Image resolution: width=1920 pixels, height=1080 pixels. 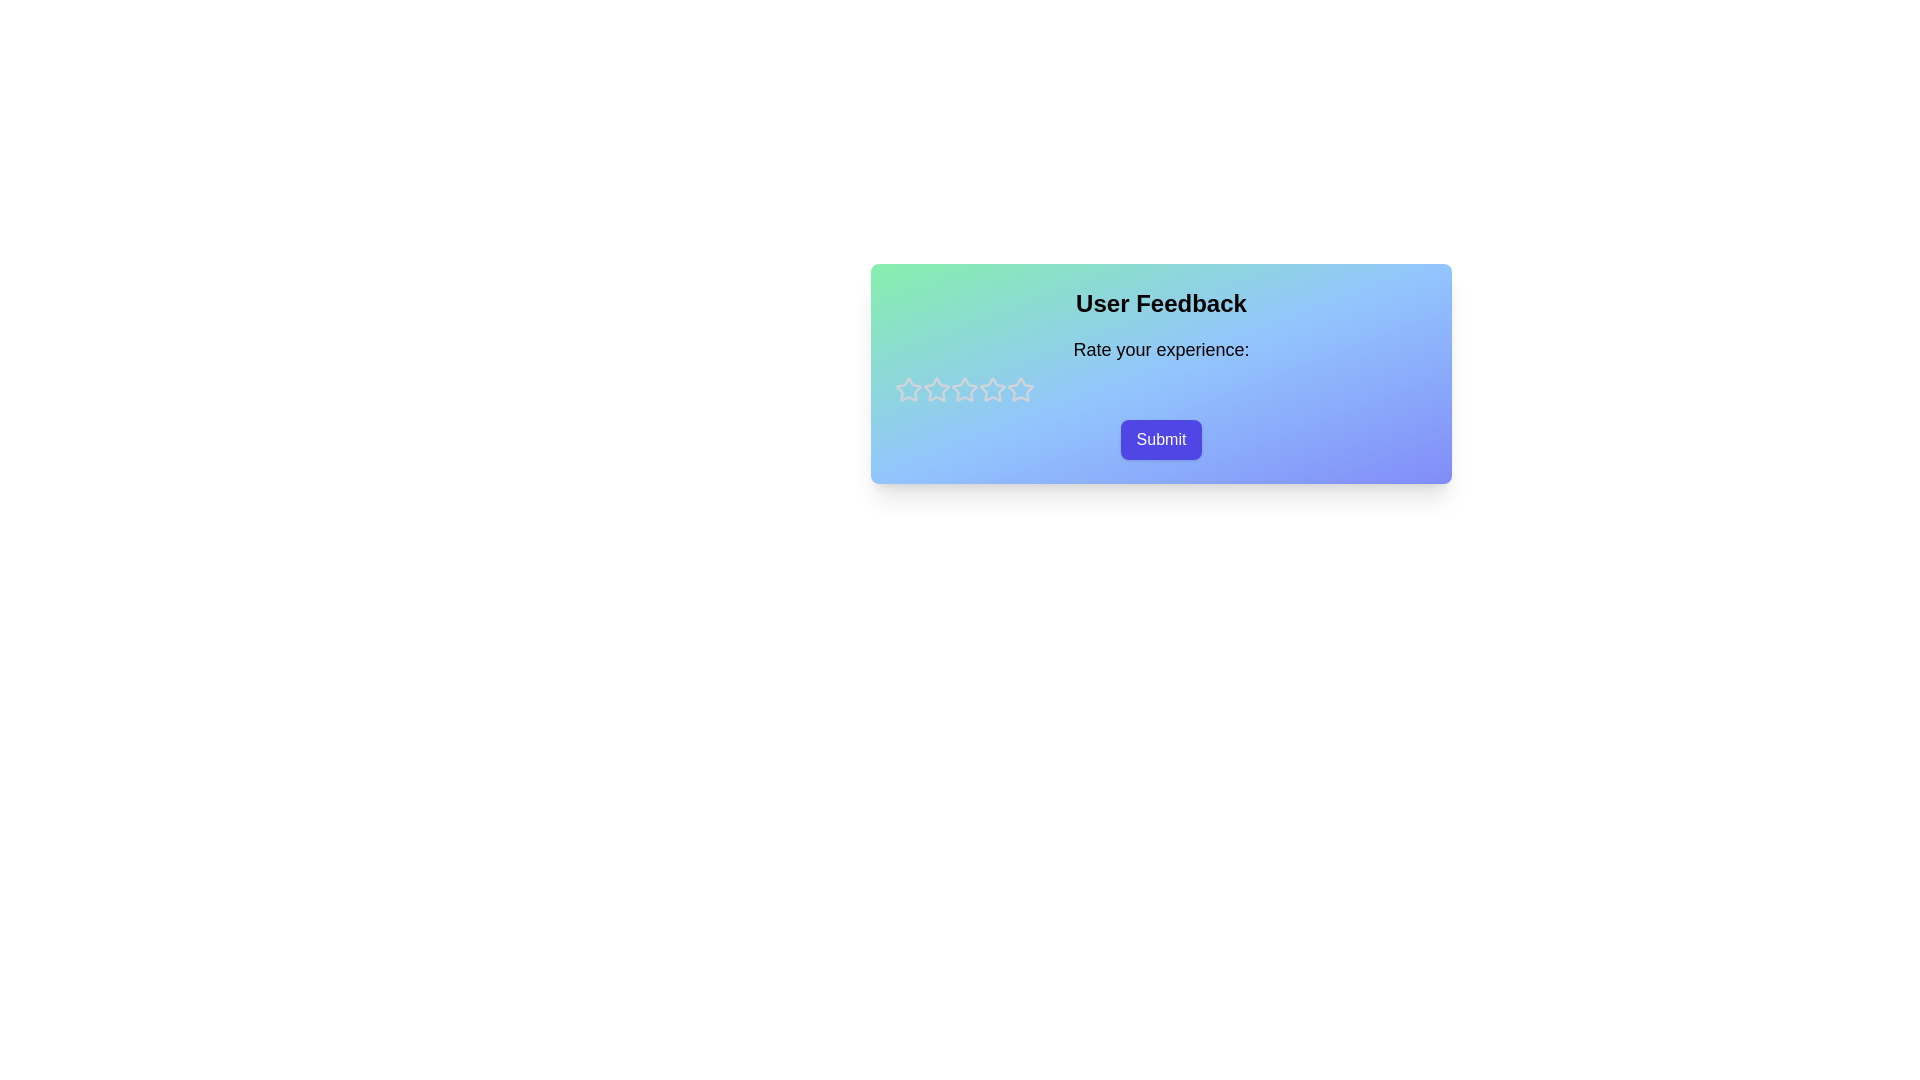 I want to click on the descriptive label prompting the user to rate their experience, located under the title 'User Feedback' and above the star rating components, so click(x=1161, y=349).